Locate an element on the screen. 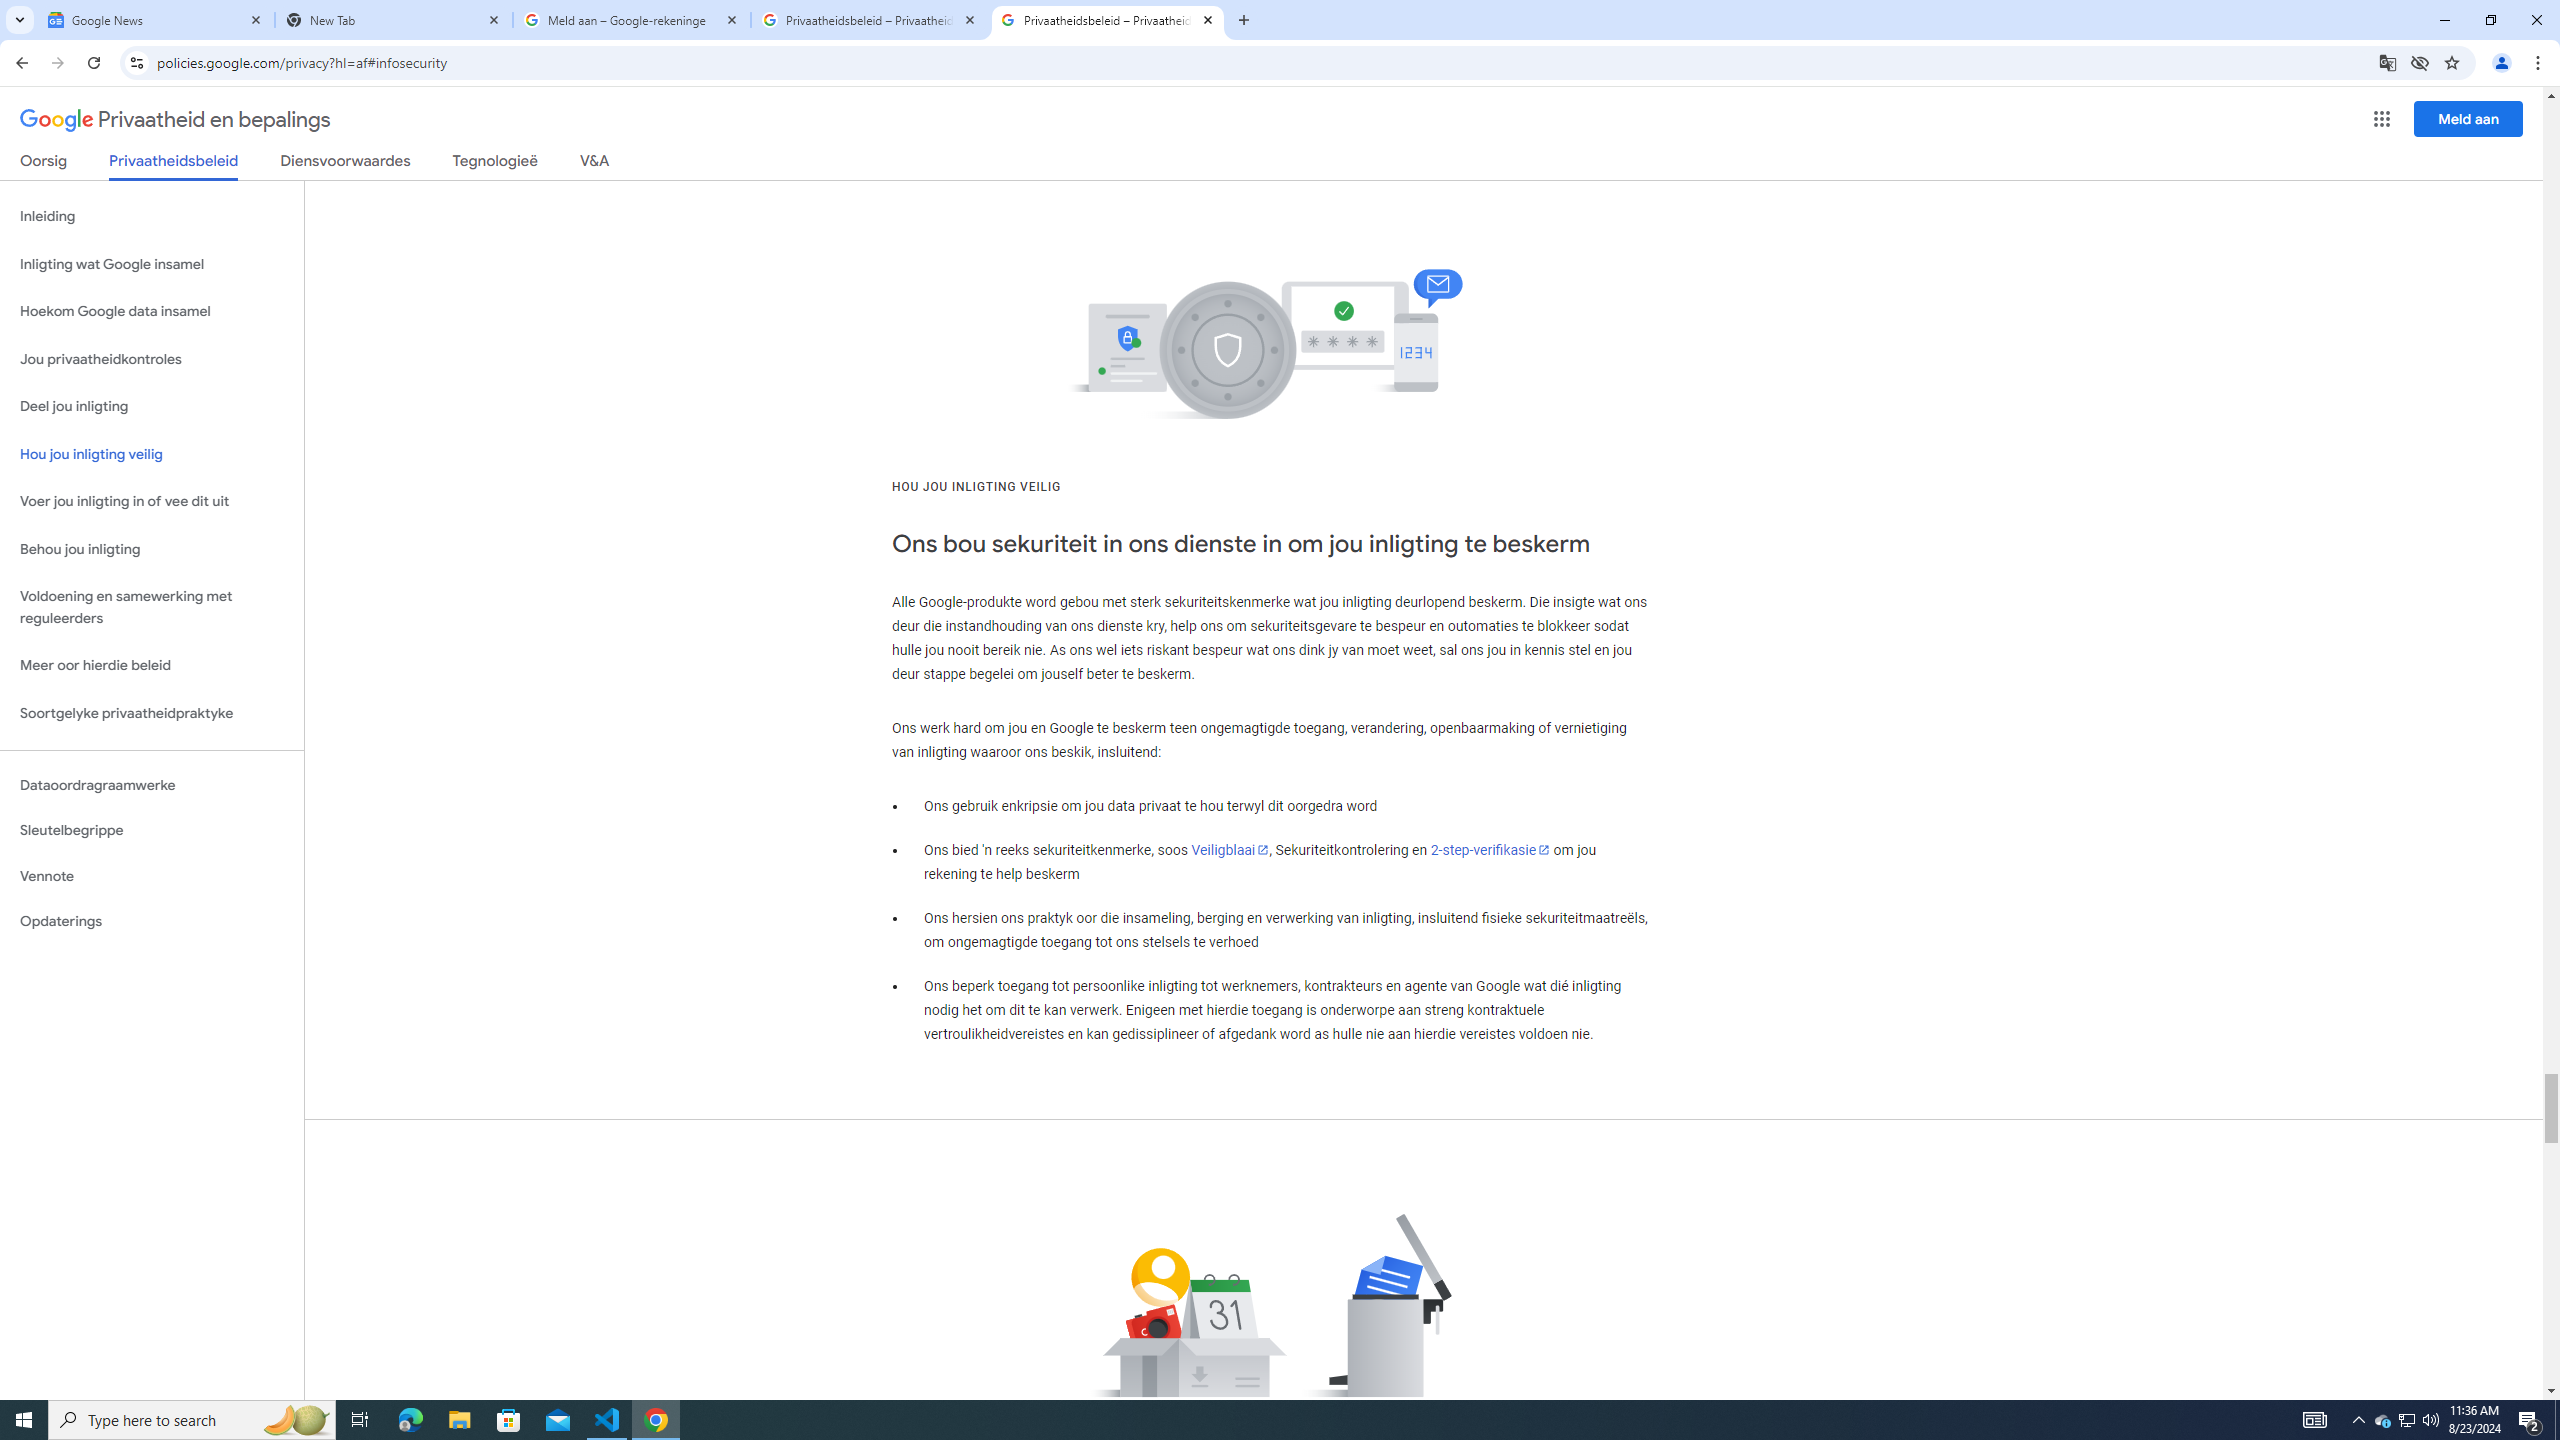 The image size is (2560, 1440). 'Oorsig' is located at coordinates (44, 164).